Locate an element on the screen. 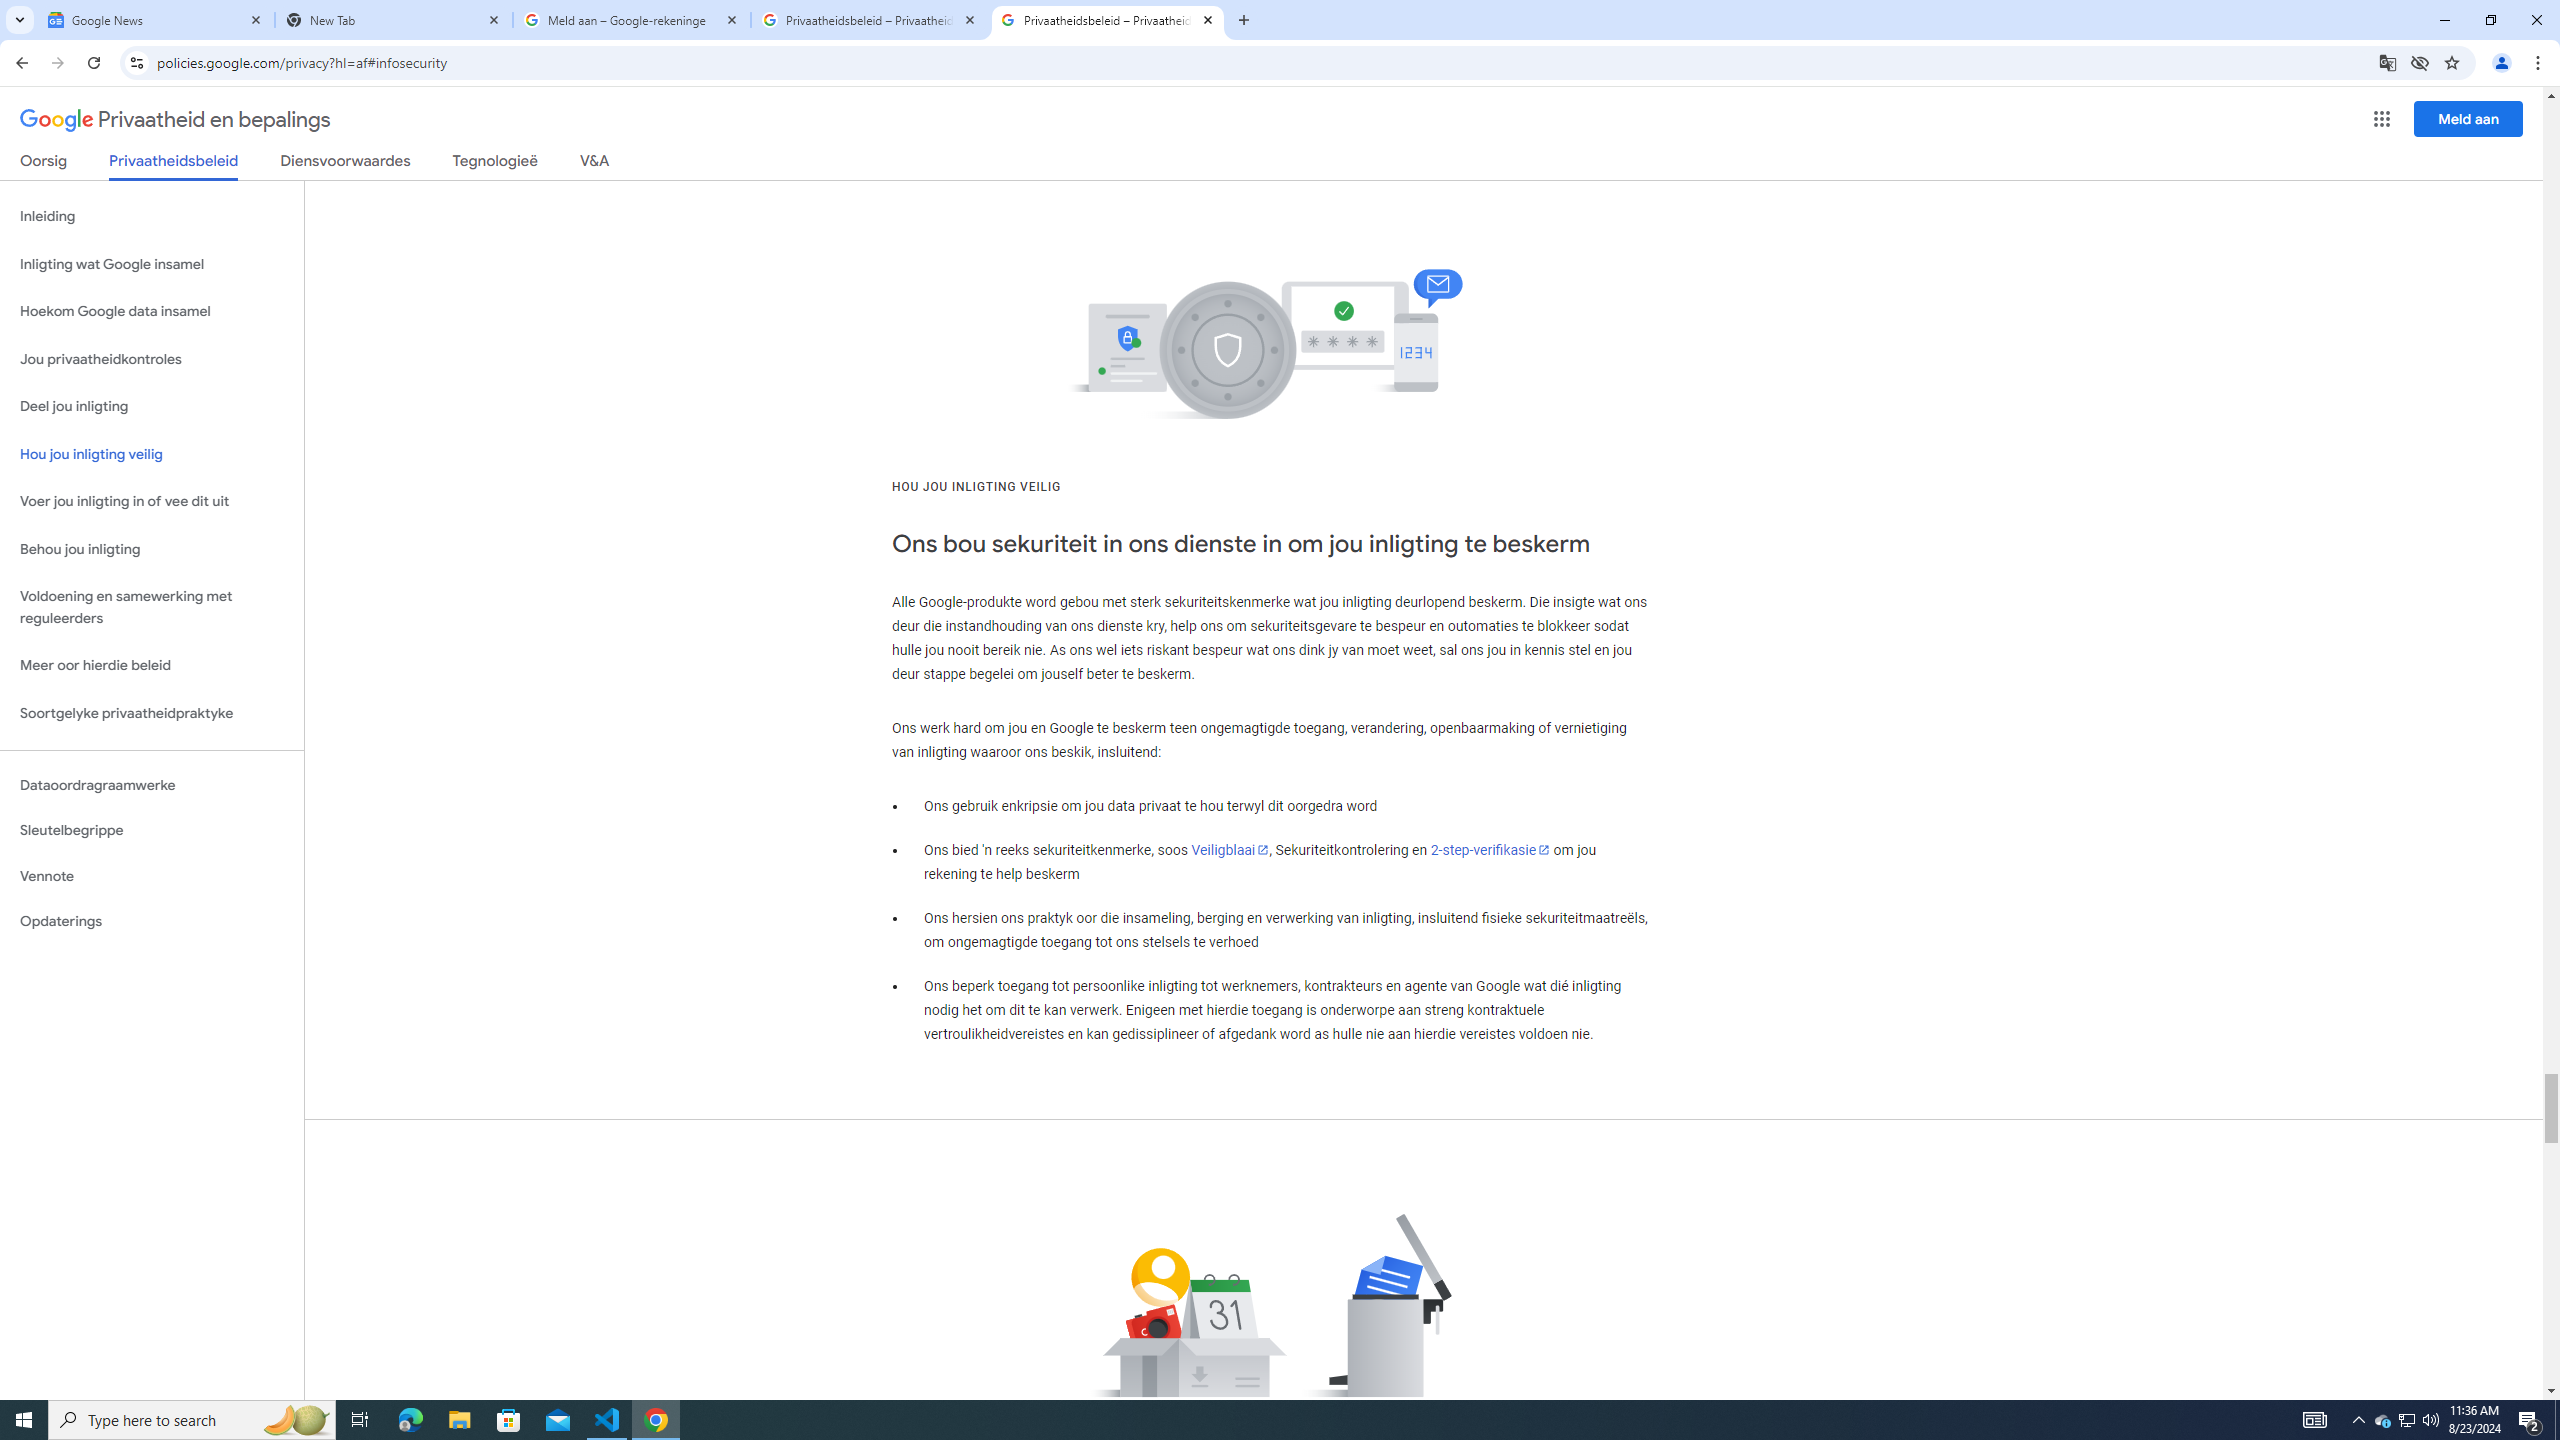 The image size is (2560, 1440). 'Oorsig' is located at coordinates (44, 164).